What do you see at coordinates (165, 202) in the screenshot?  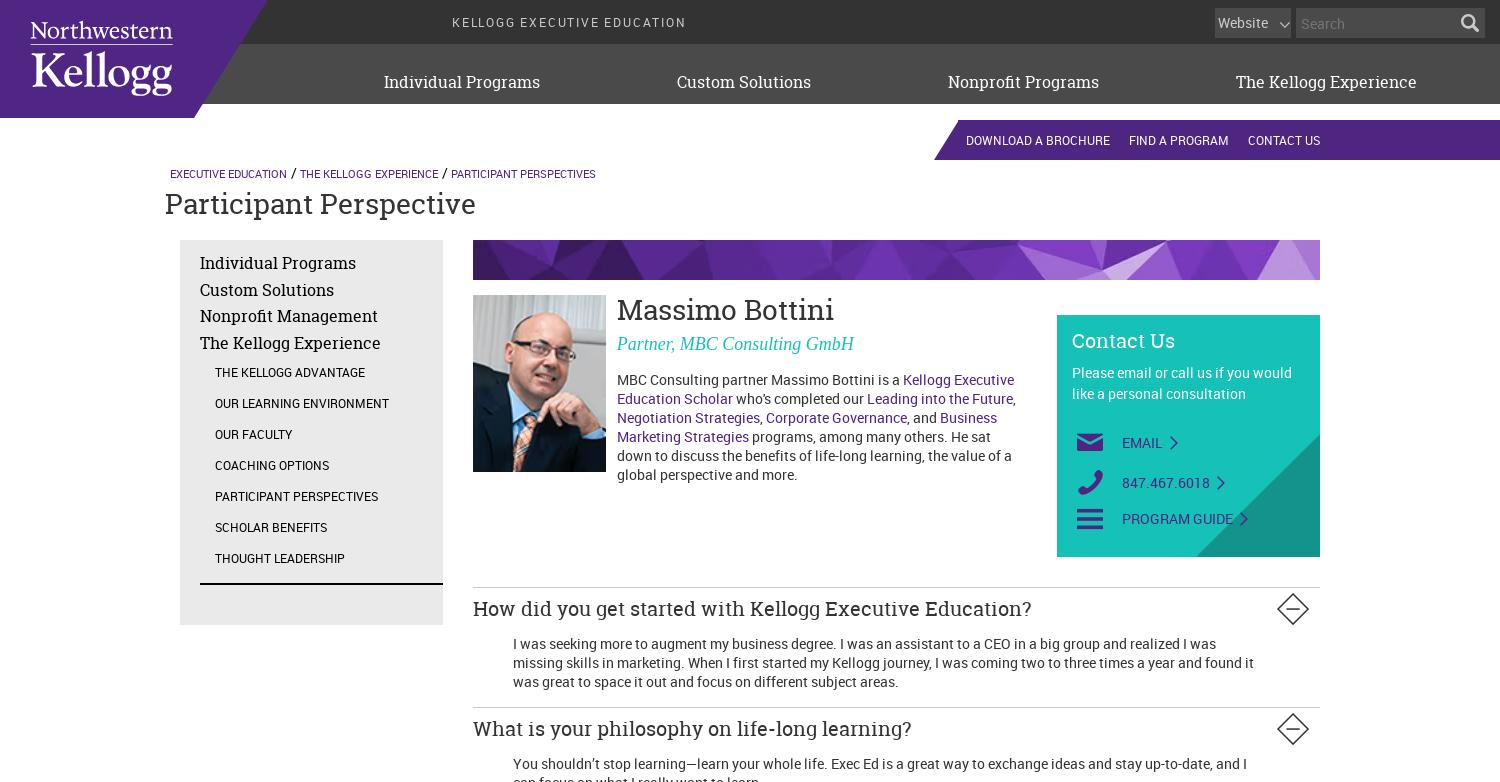 I see `'Participant Perspective'` at bounding box center [165, 202].